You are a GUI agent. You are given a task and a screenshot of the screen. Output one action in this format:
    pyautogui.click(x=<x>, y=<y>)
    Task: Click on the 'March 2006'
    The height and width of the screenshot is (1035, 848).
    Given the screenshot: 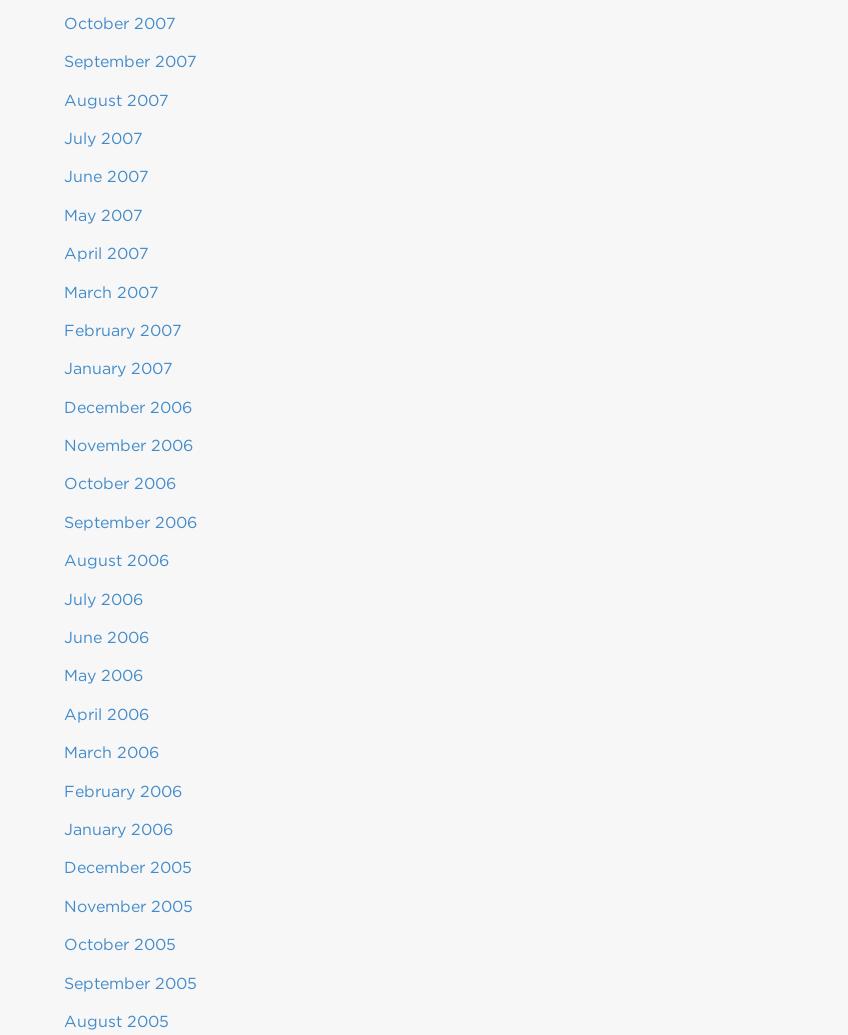 What is the action you would take?
    pyautogui.click(x=64, y=751)
    